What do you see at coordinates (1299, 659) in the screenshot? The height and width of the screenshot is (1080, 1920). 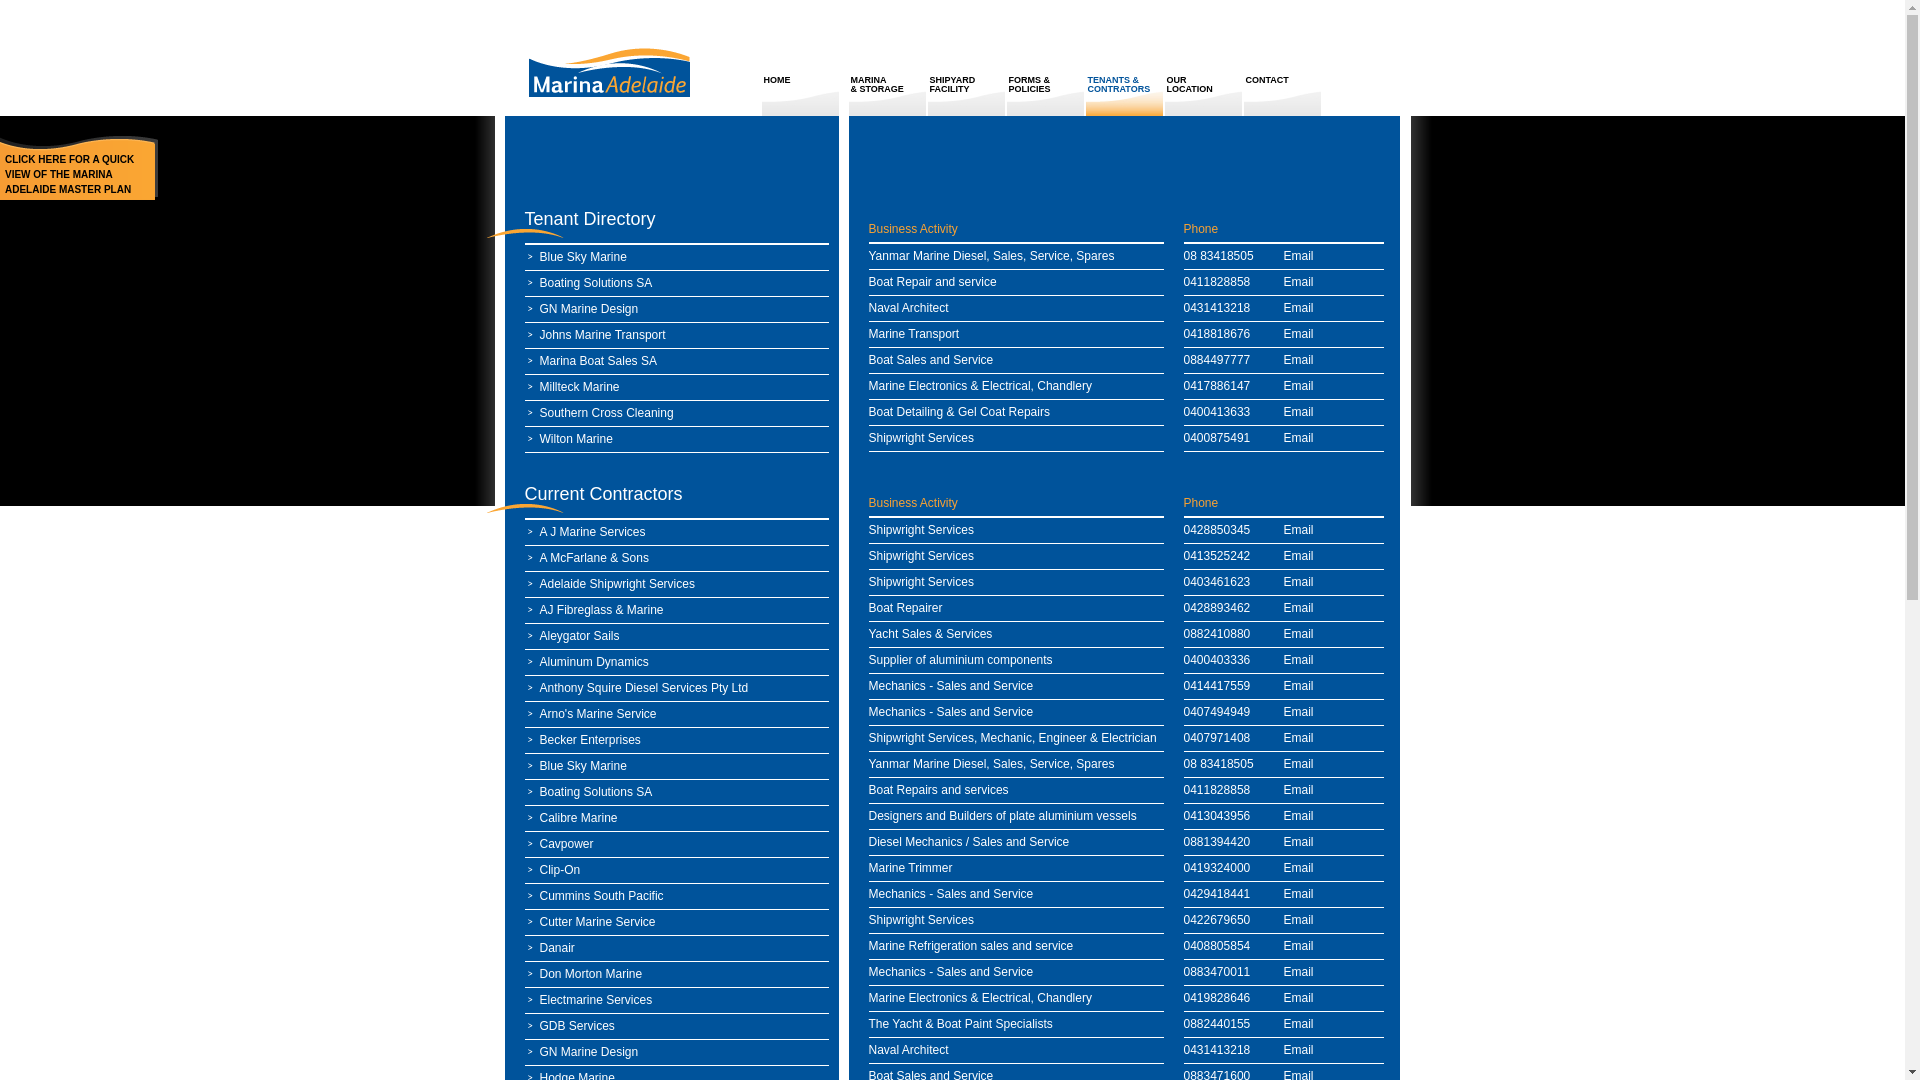 I see `'Email'` at bounding box center [1299, 659].